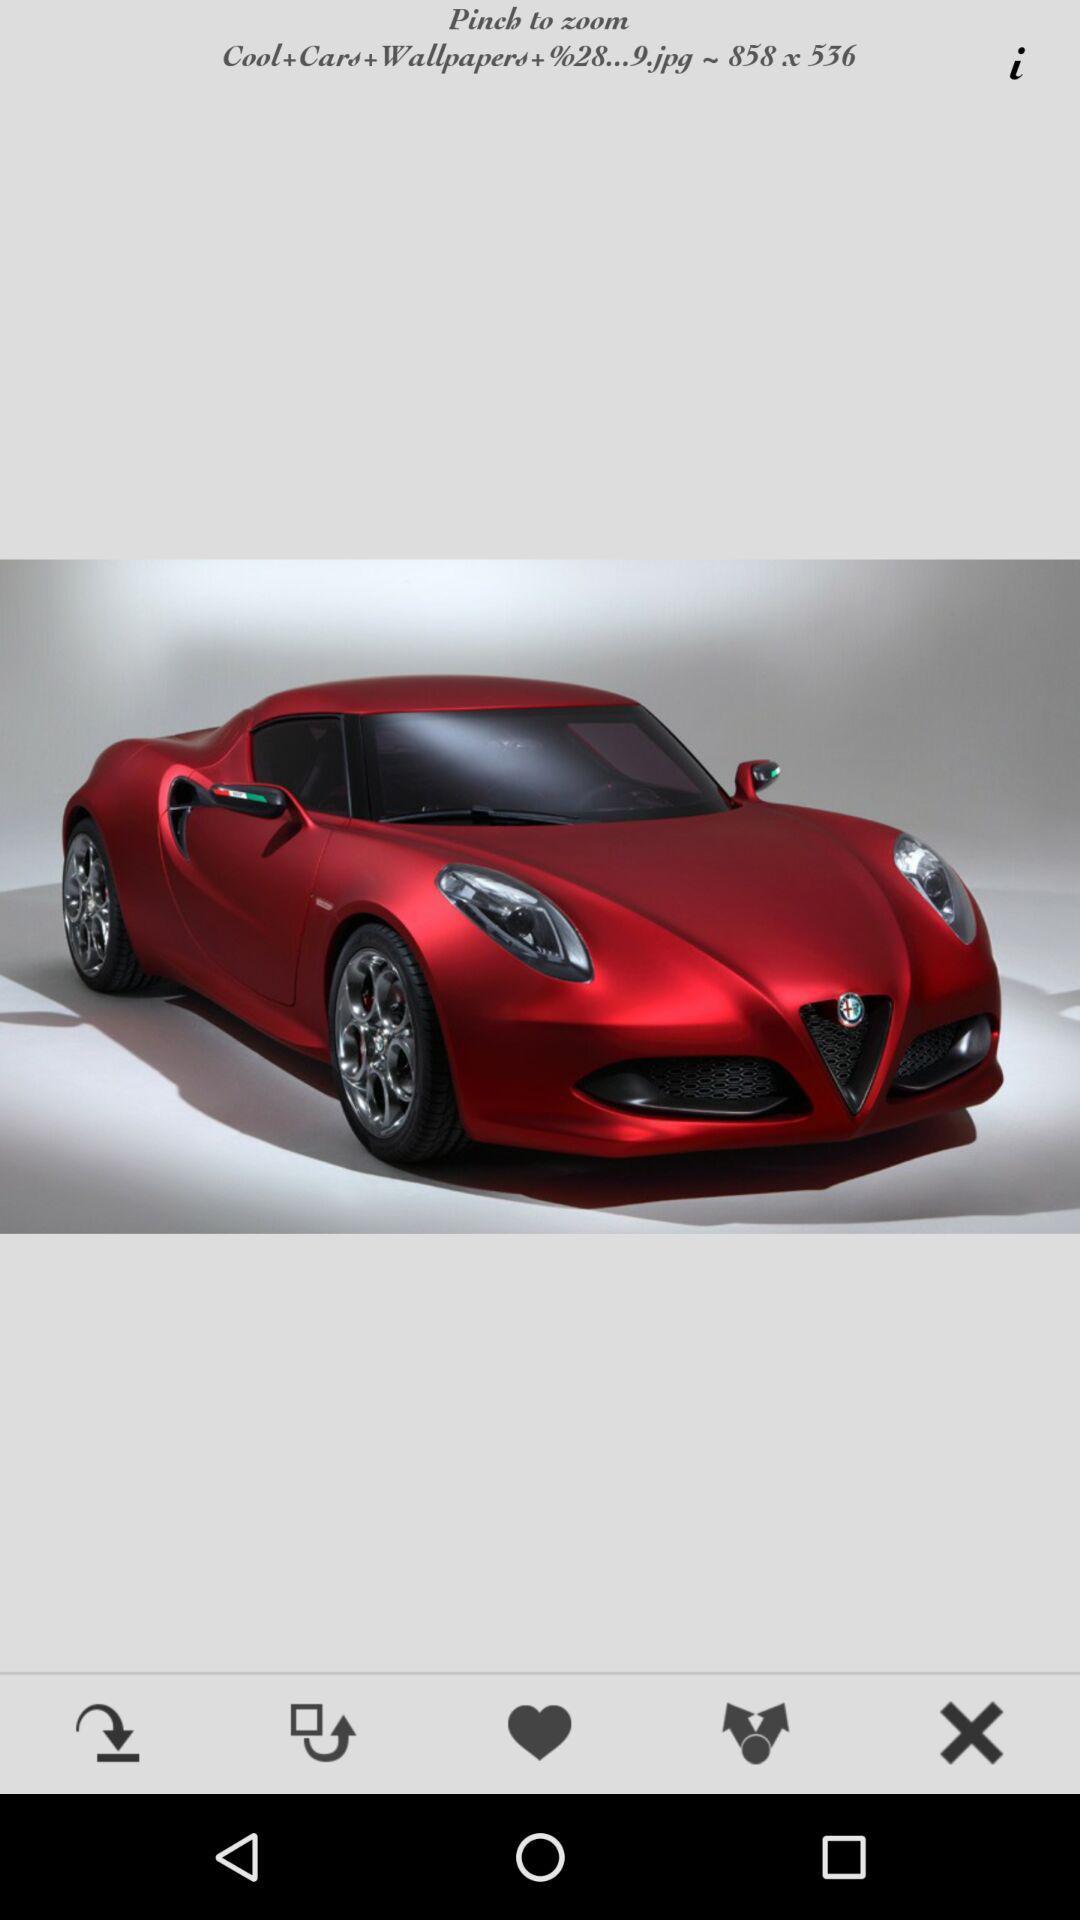 This screenshot has height=1920, width=1080. What do you see at coordinates (971, 1734) in the screenshot?
I see `leave page` at bounding box center [971, 1734].